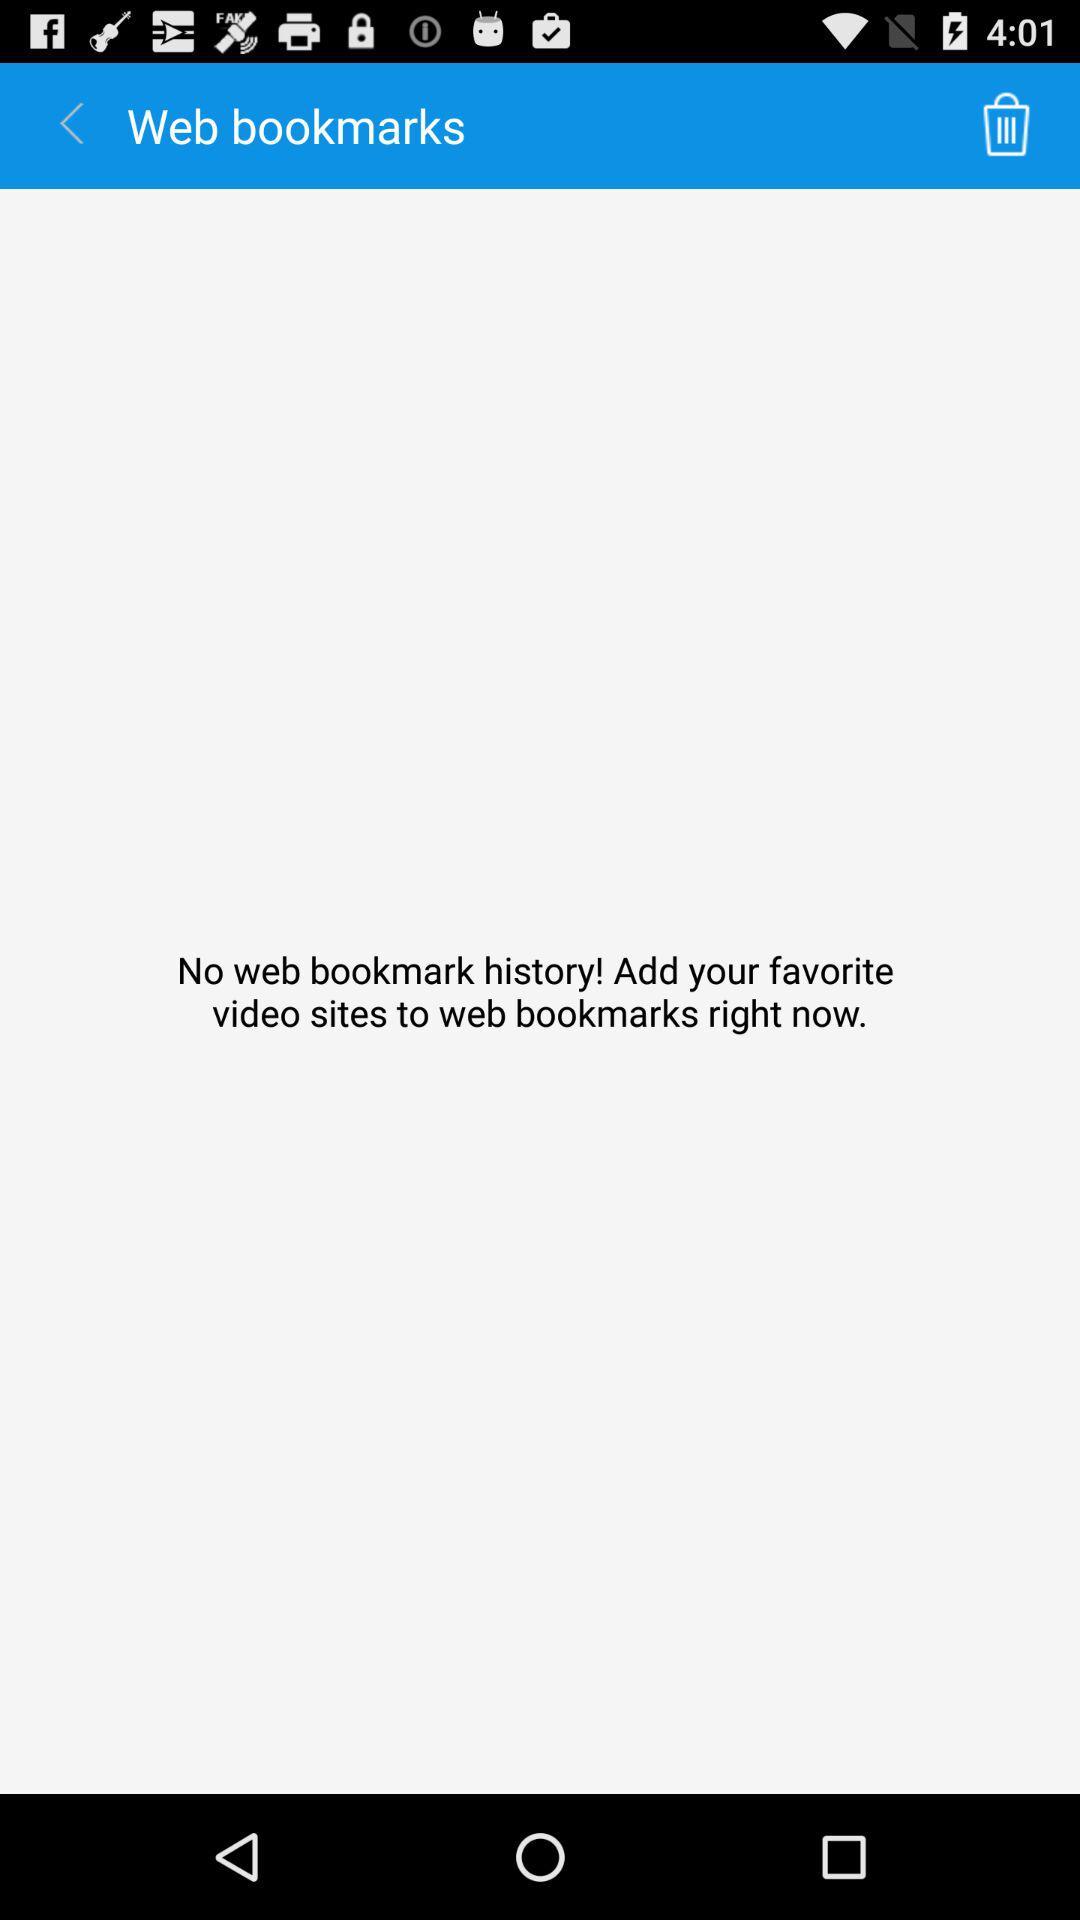 This screenshot has height=1920, width=1080. What do you see at coordinates (1006, 124) in the screenshot?
I see `the item at the top right corner` at bounding box center [1006, 124].